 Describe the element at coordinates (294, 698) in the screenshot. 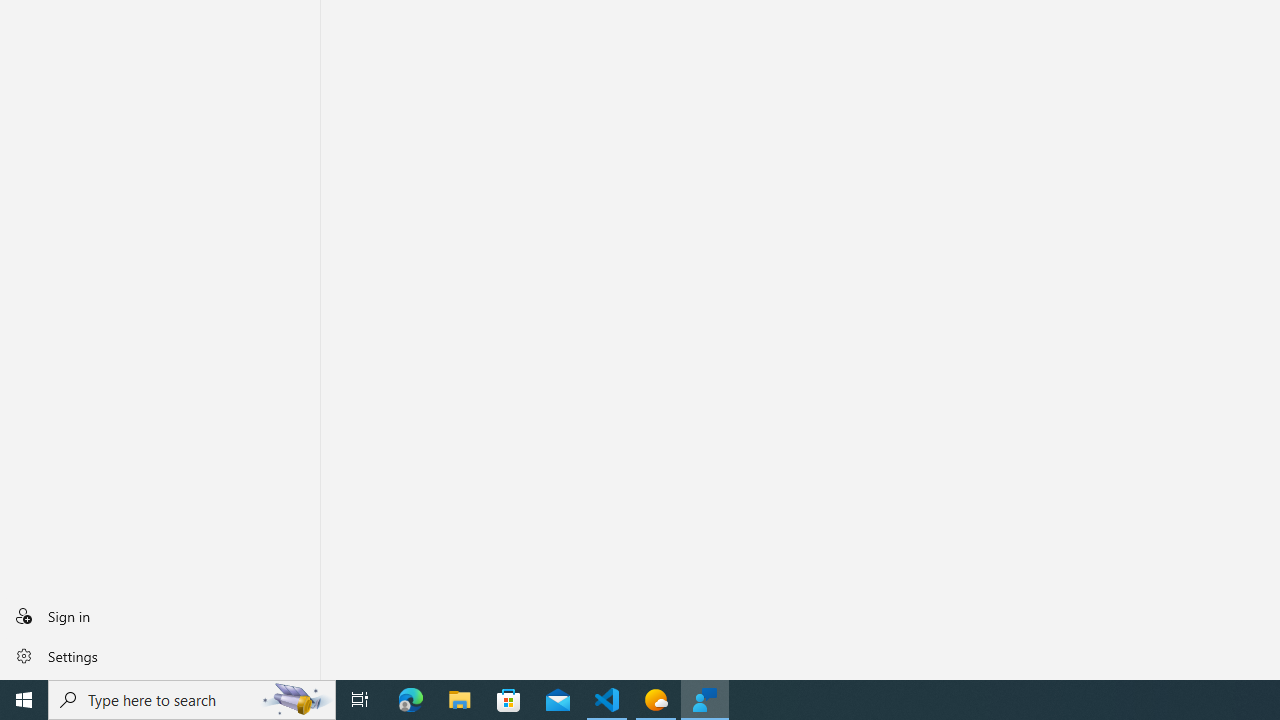

I see `'Search highlights icon opens search home window'` at that location.